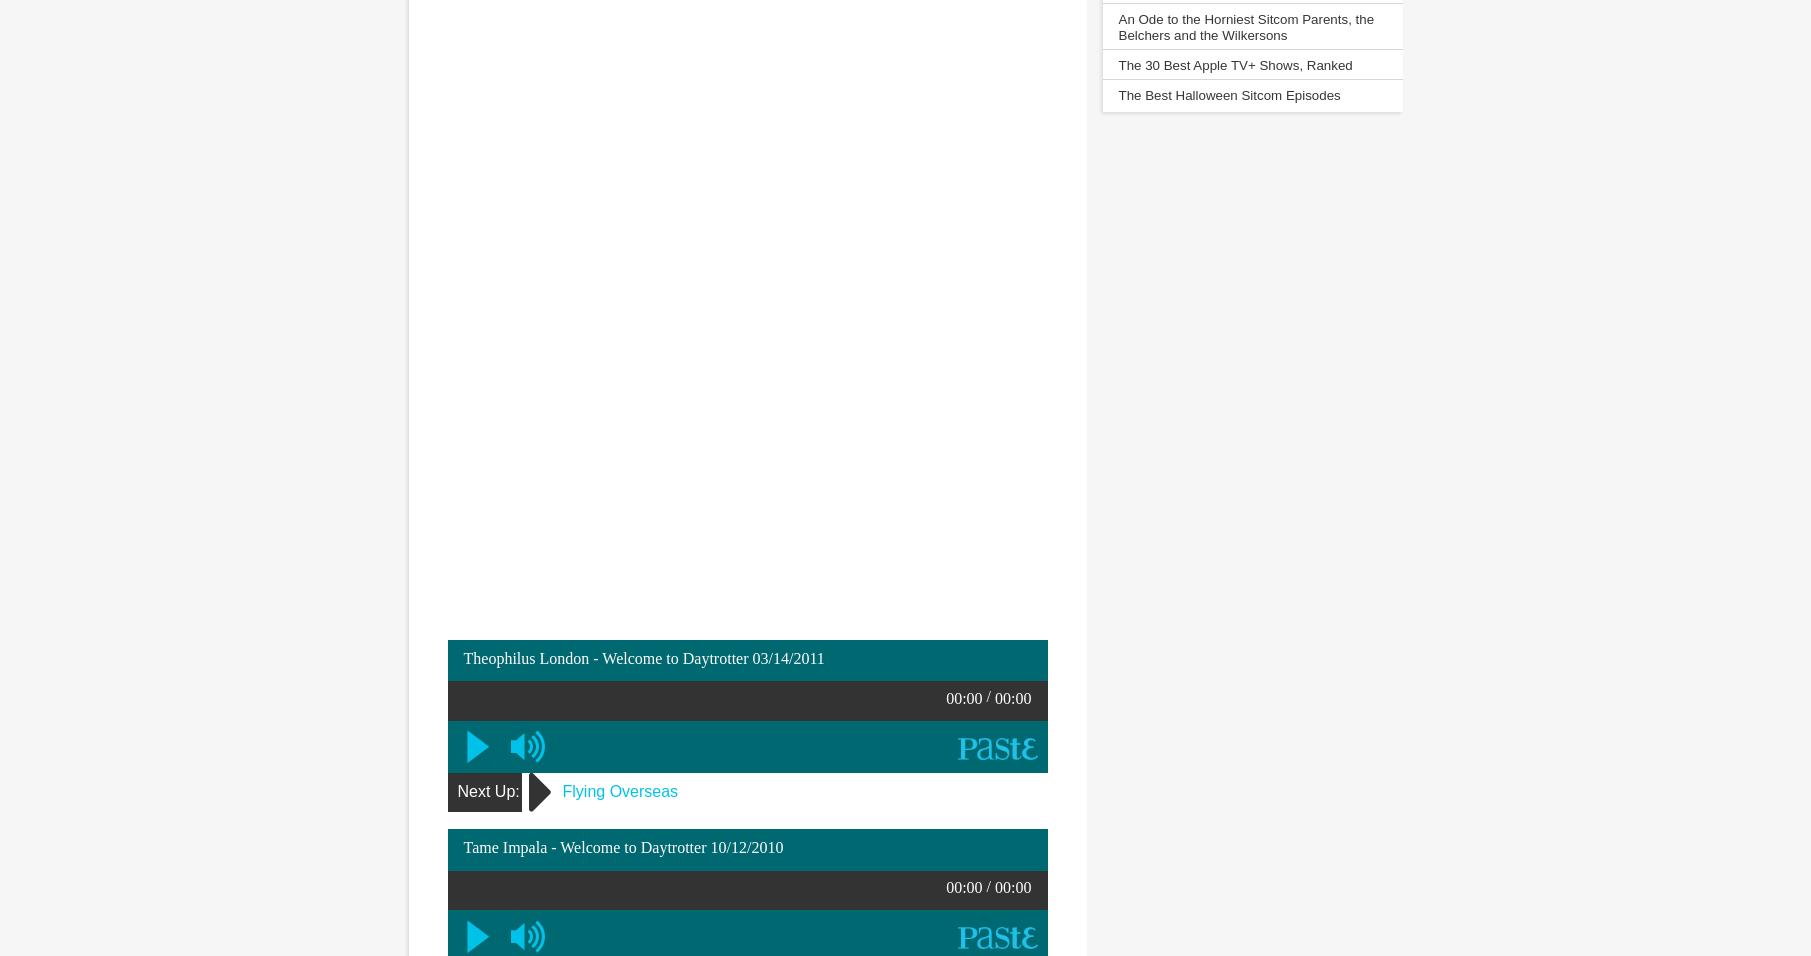 The image size is (1811, 956). I want to click on 'The Best Halloween Sitcom Episodes', so click(1228, 94).